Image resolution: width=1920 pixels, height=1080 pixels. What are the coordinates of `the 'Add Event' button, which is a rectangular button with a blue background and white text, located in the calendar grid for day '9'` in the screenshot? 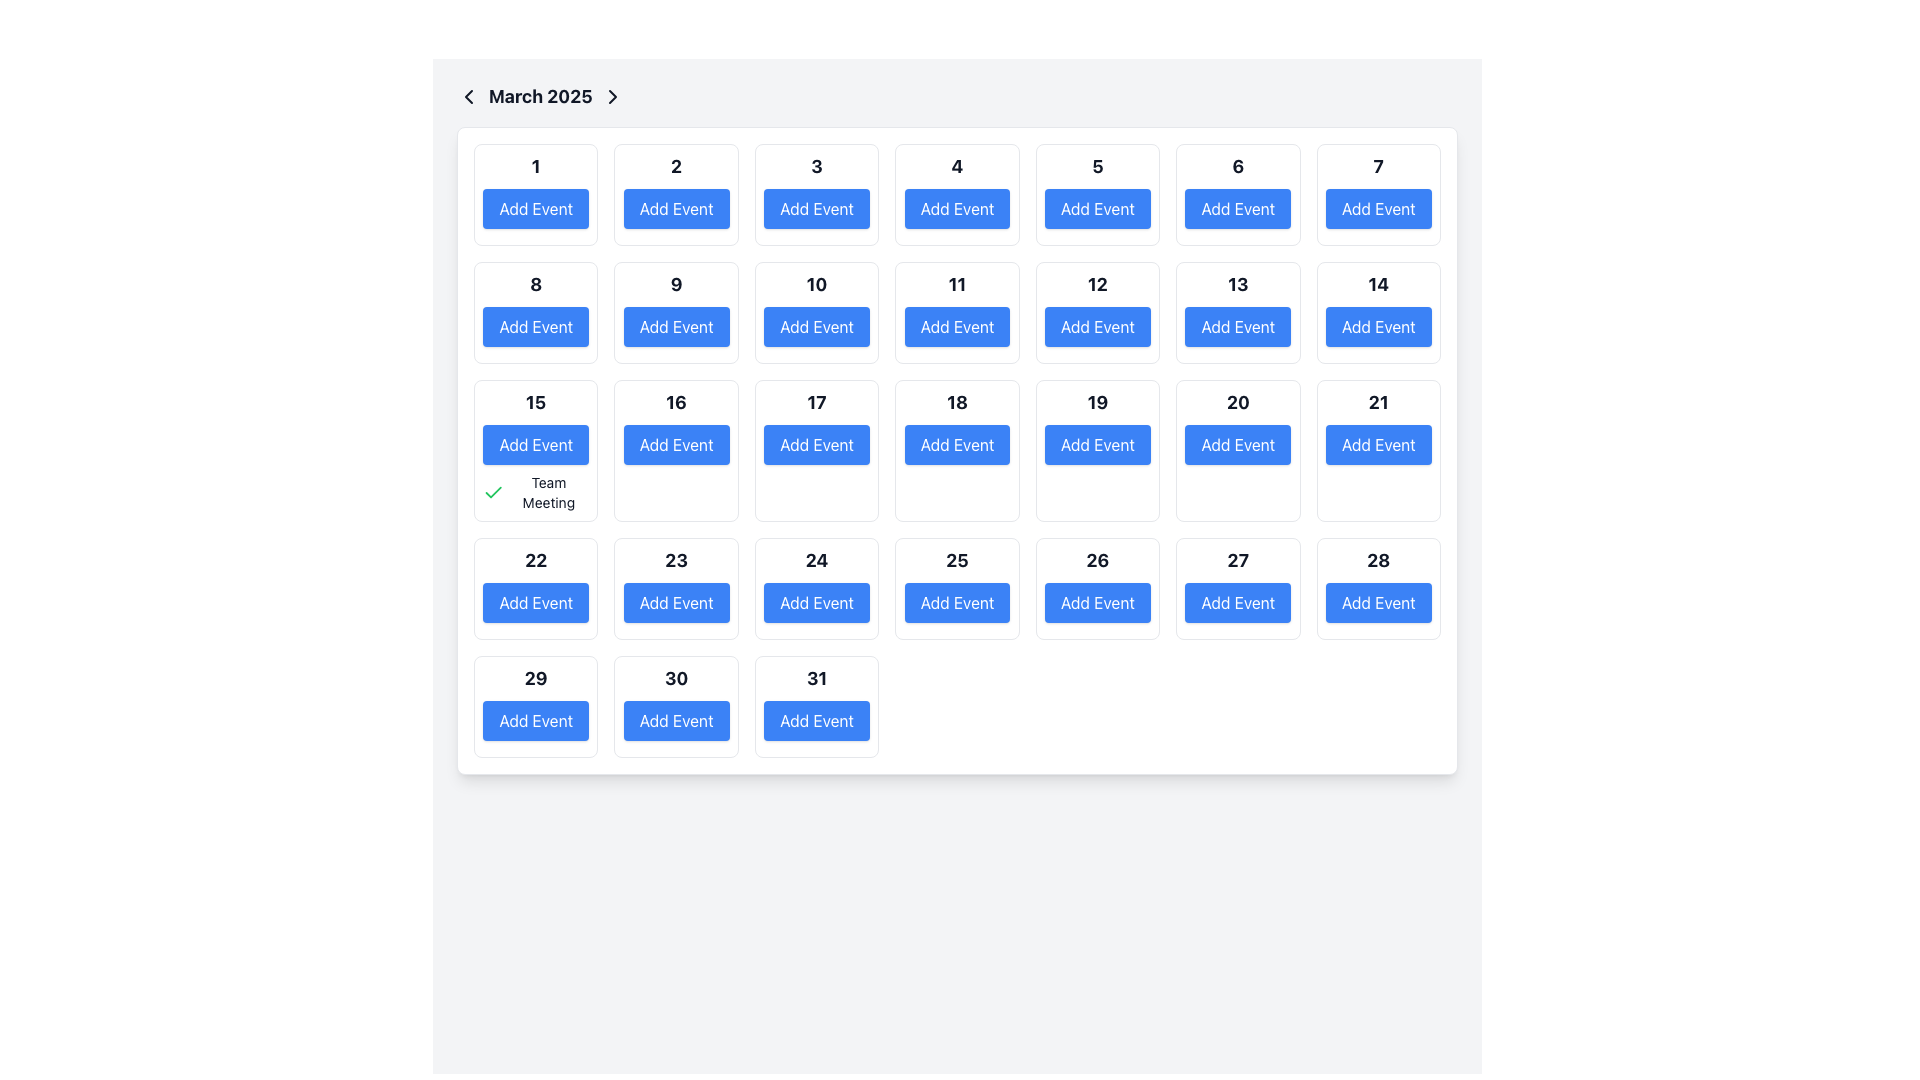 It's located at (676, 326).